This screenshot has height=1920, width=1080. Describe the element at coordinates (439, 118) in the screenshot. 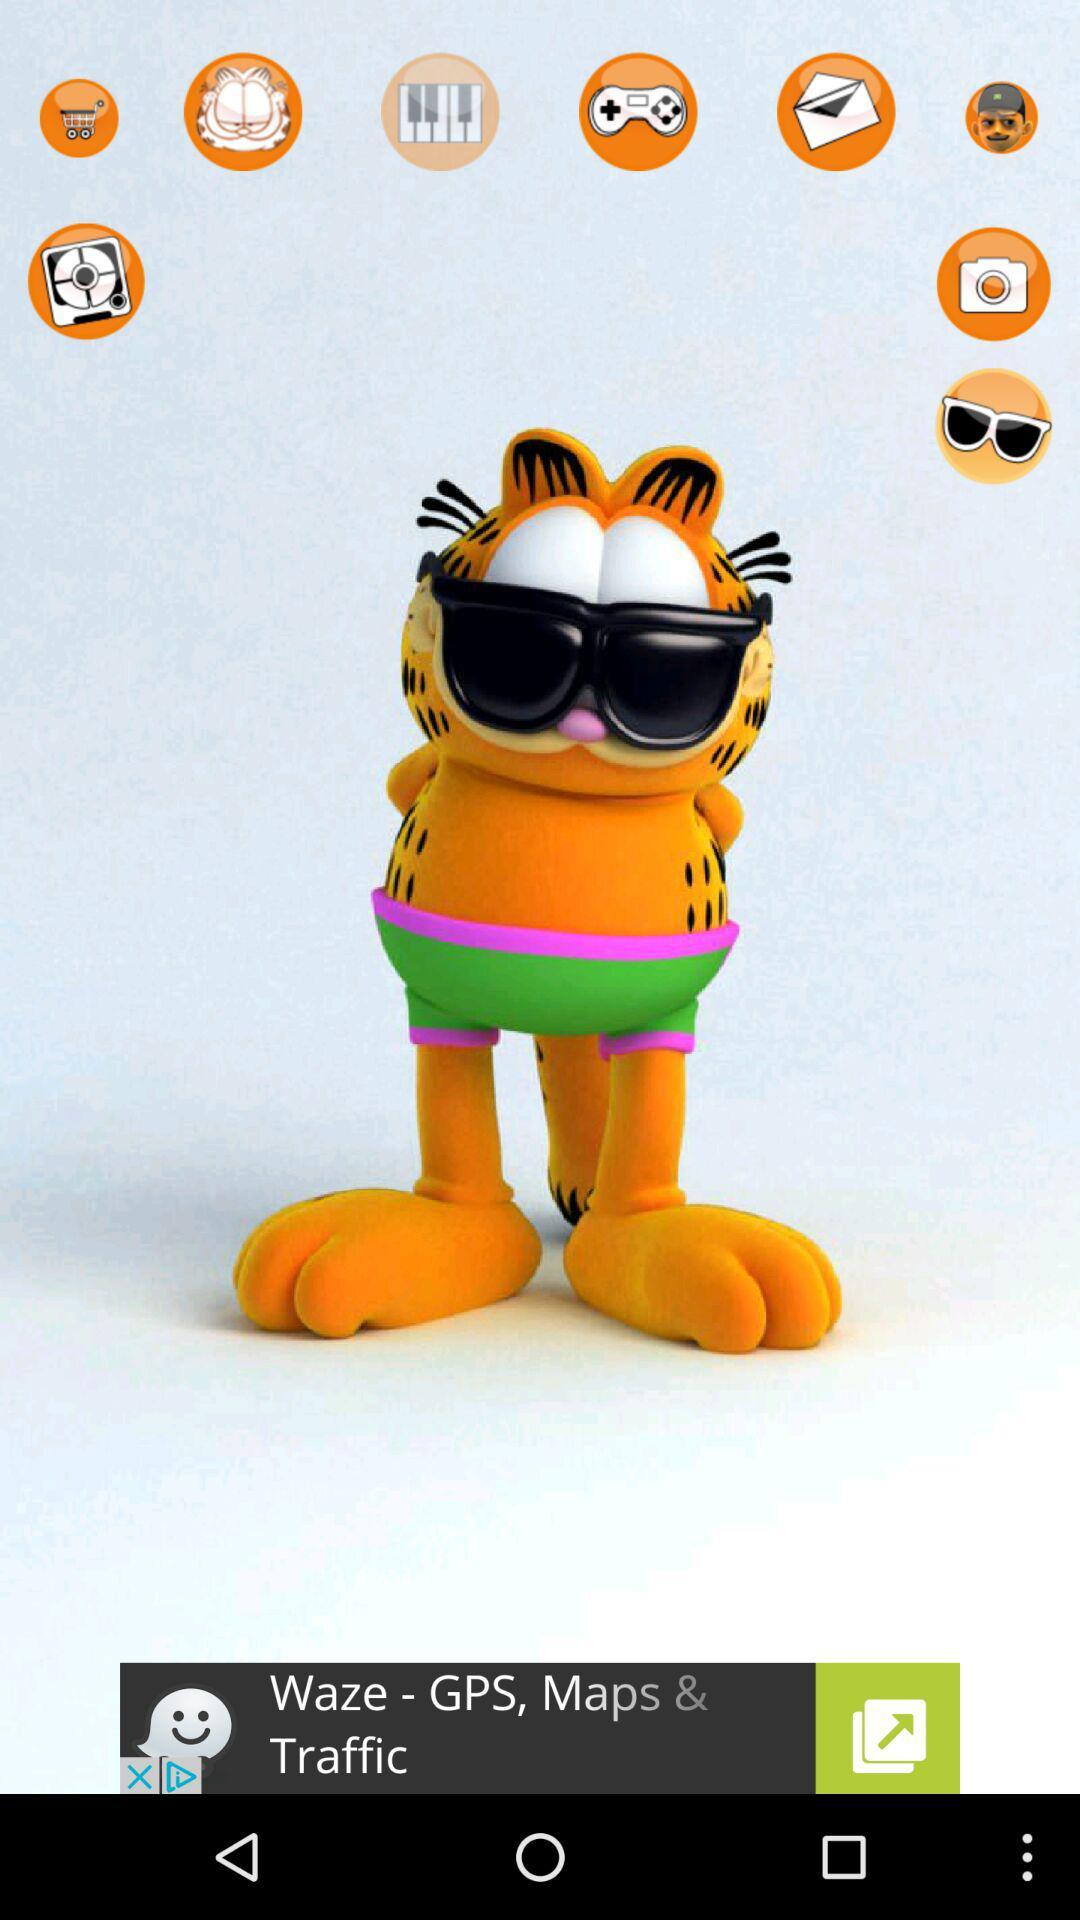

I see `the sliders icon` at that location.